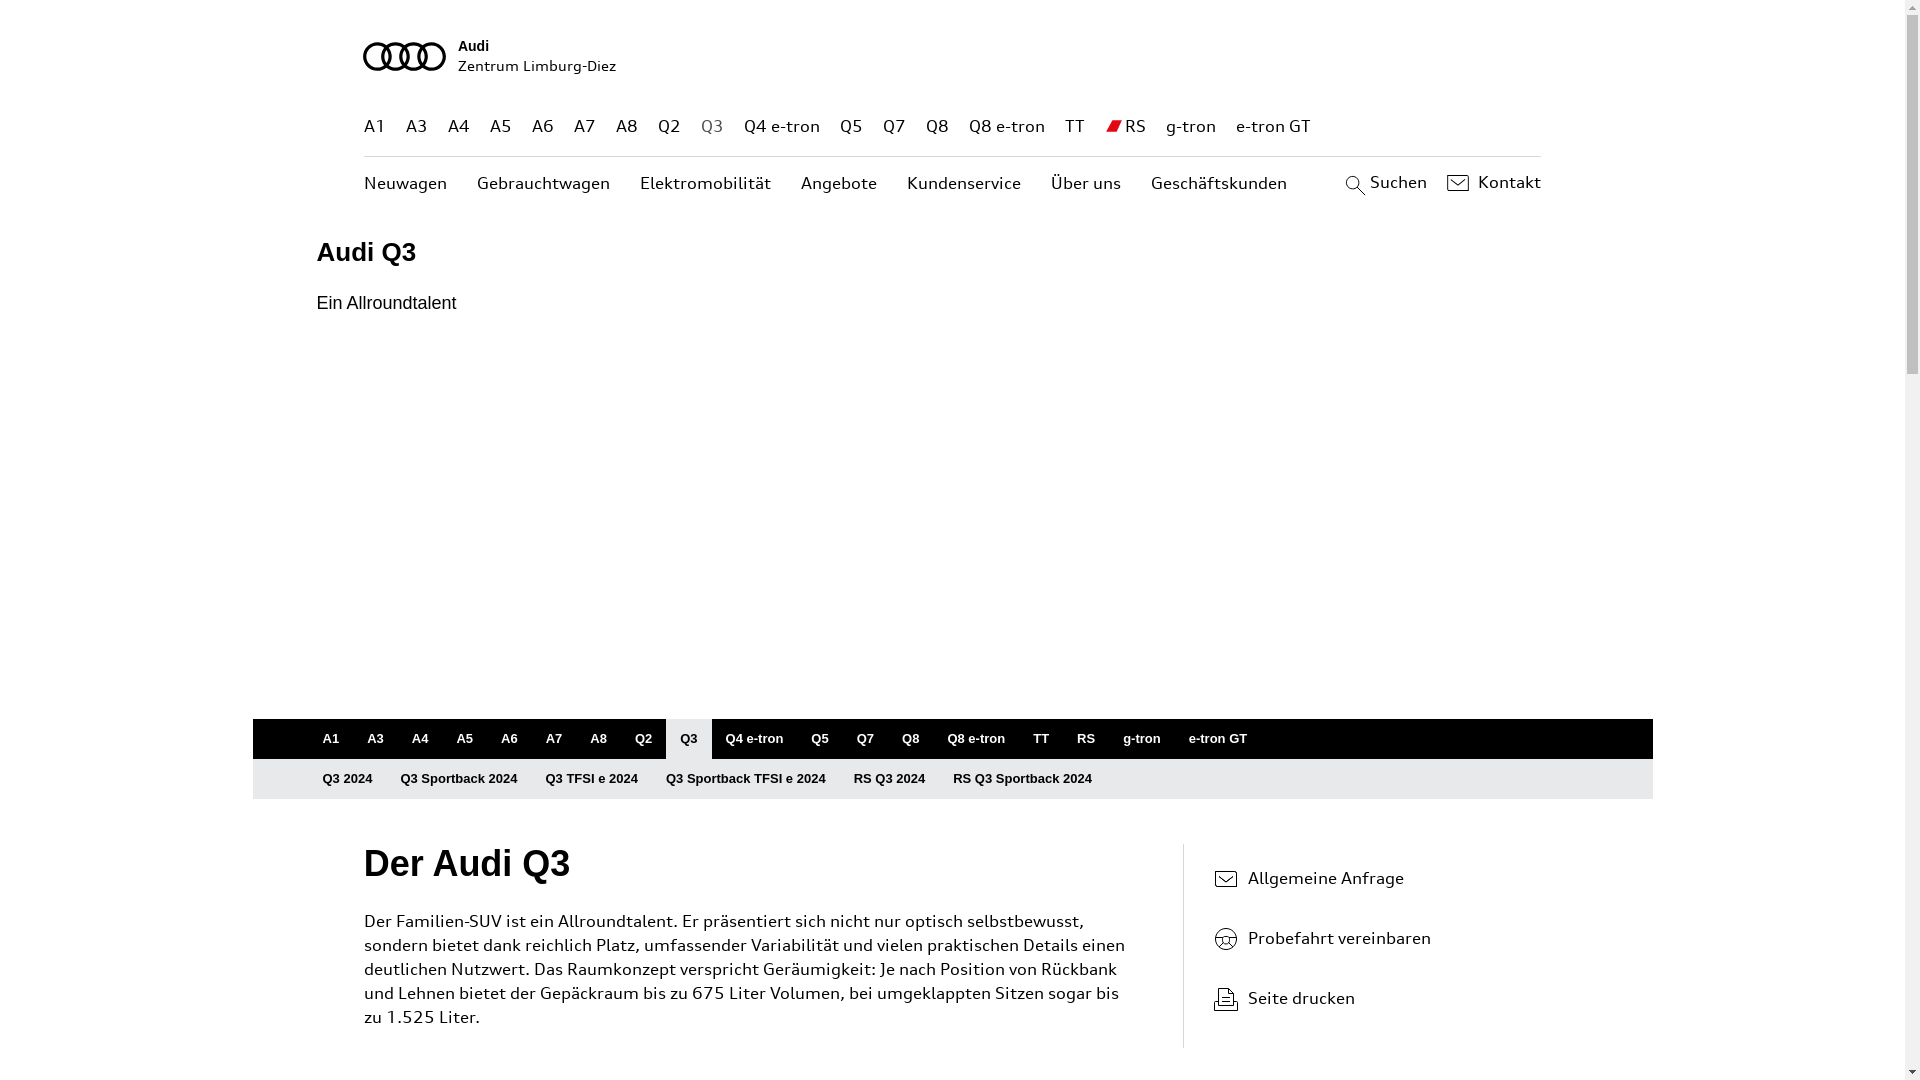 This screenshot has height=1080, width=1920. What do you see at coordinates (375, 739) in the screenshot?
I see `'A3'` at bounding box center [375, 739].